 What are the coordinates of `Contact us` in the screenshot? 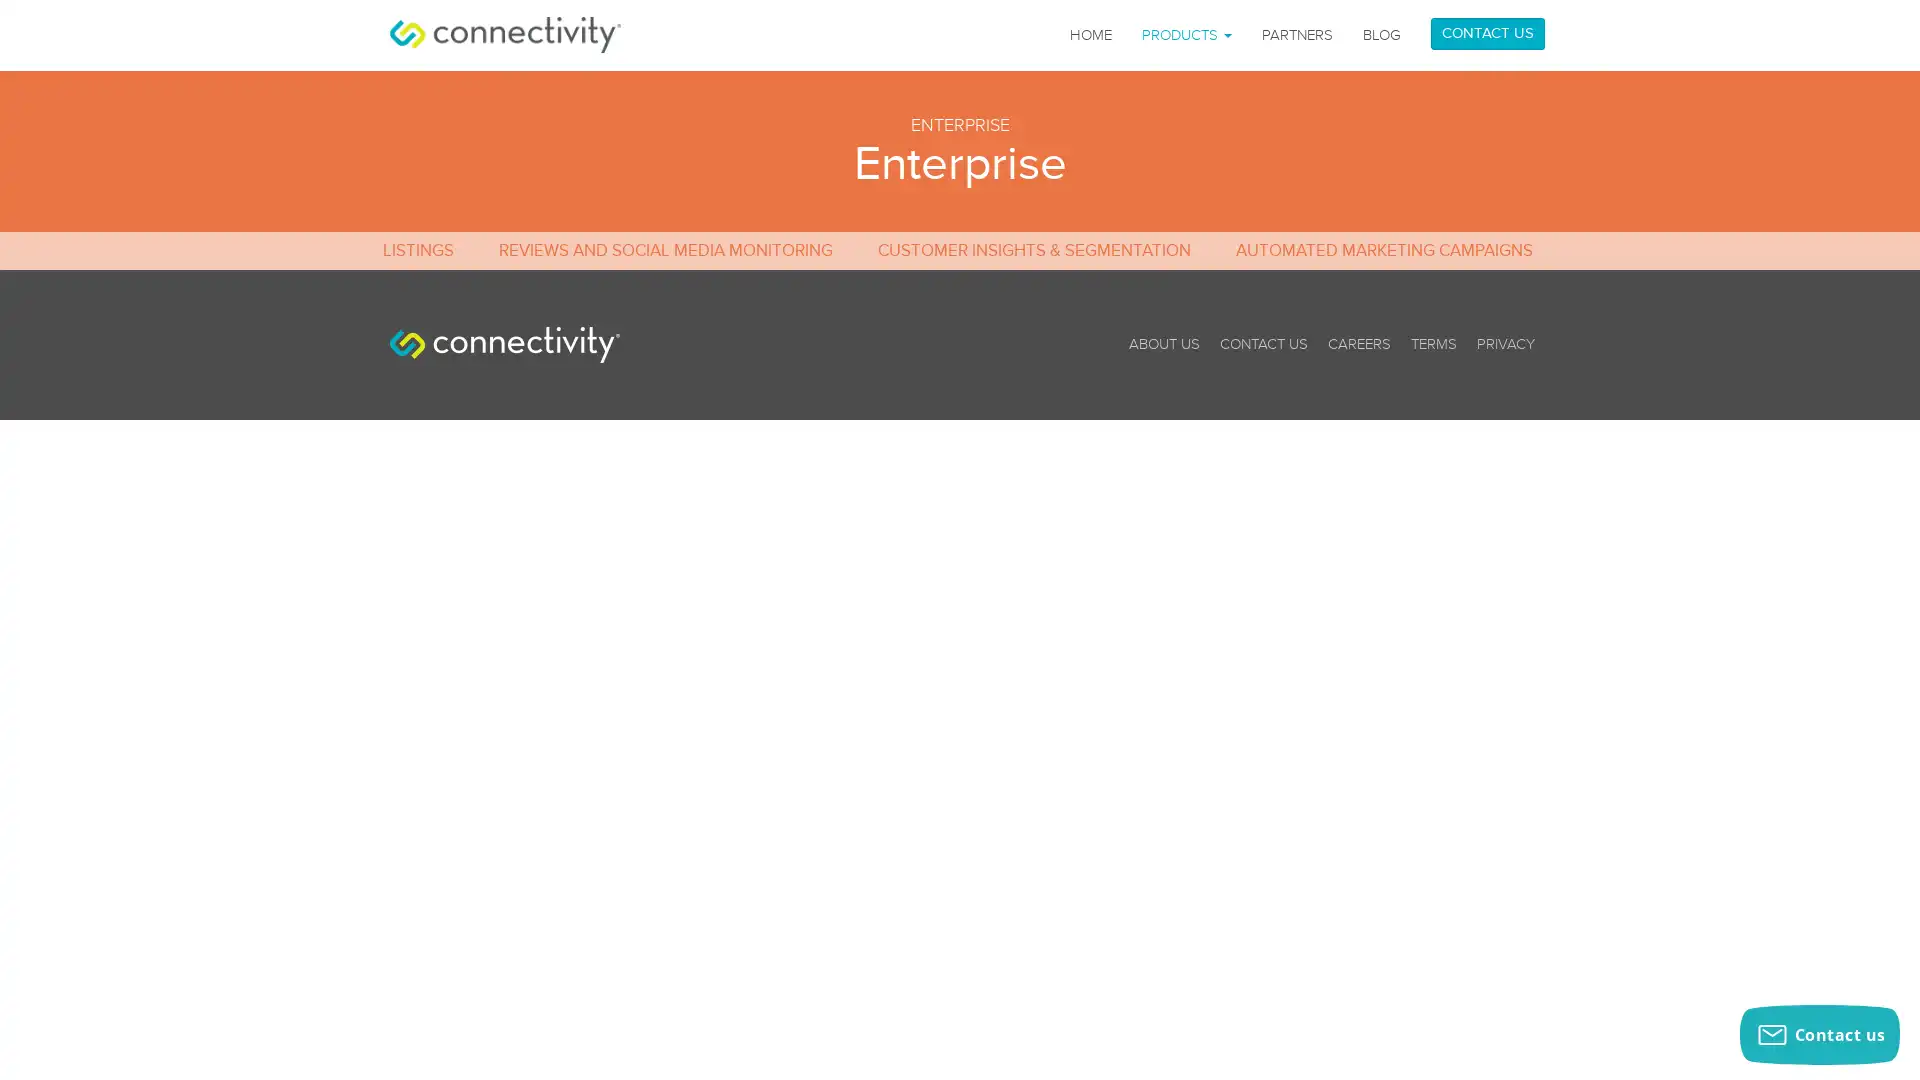 It's located at (1819, 1034).